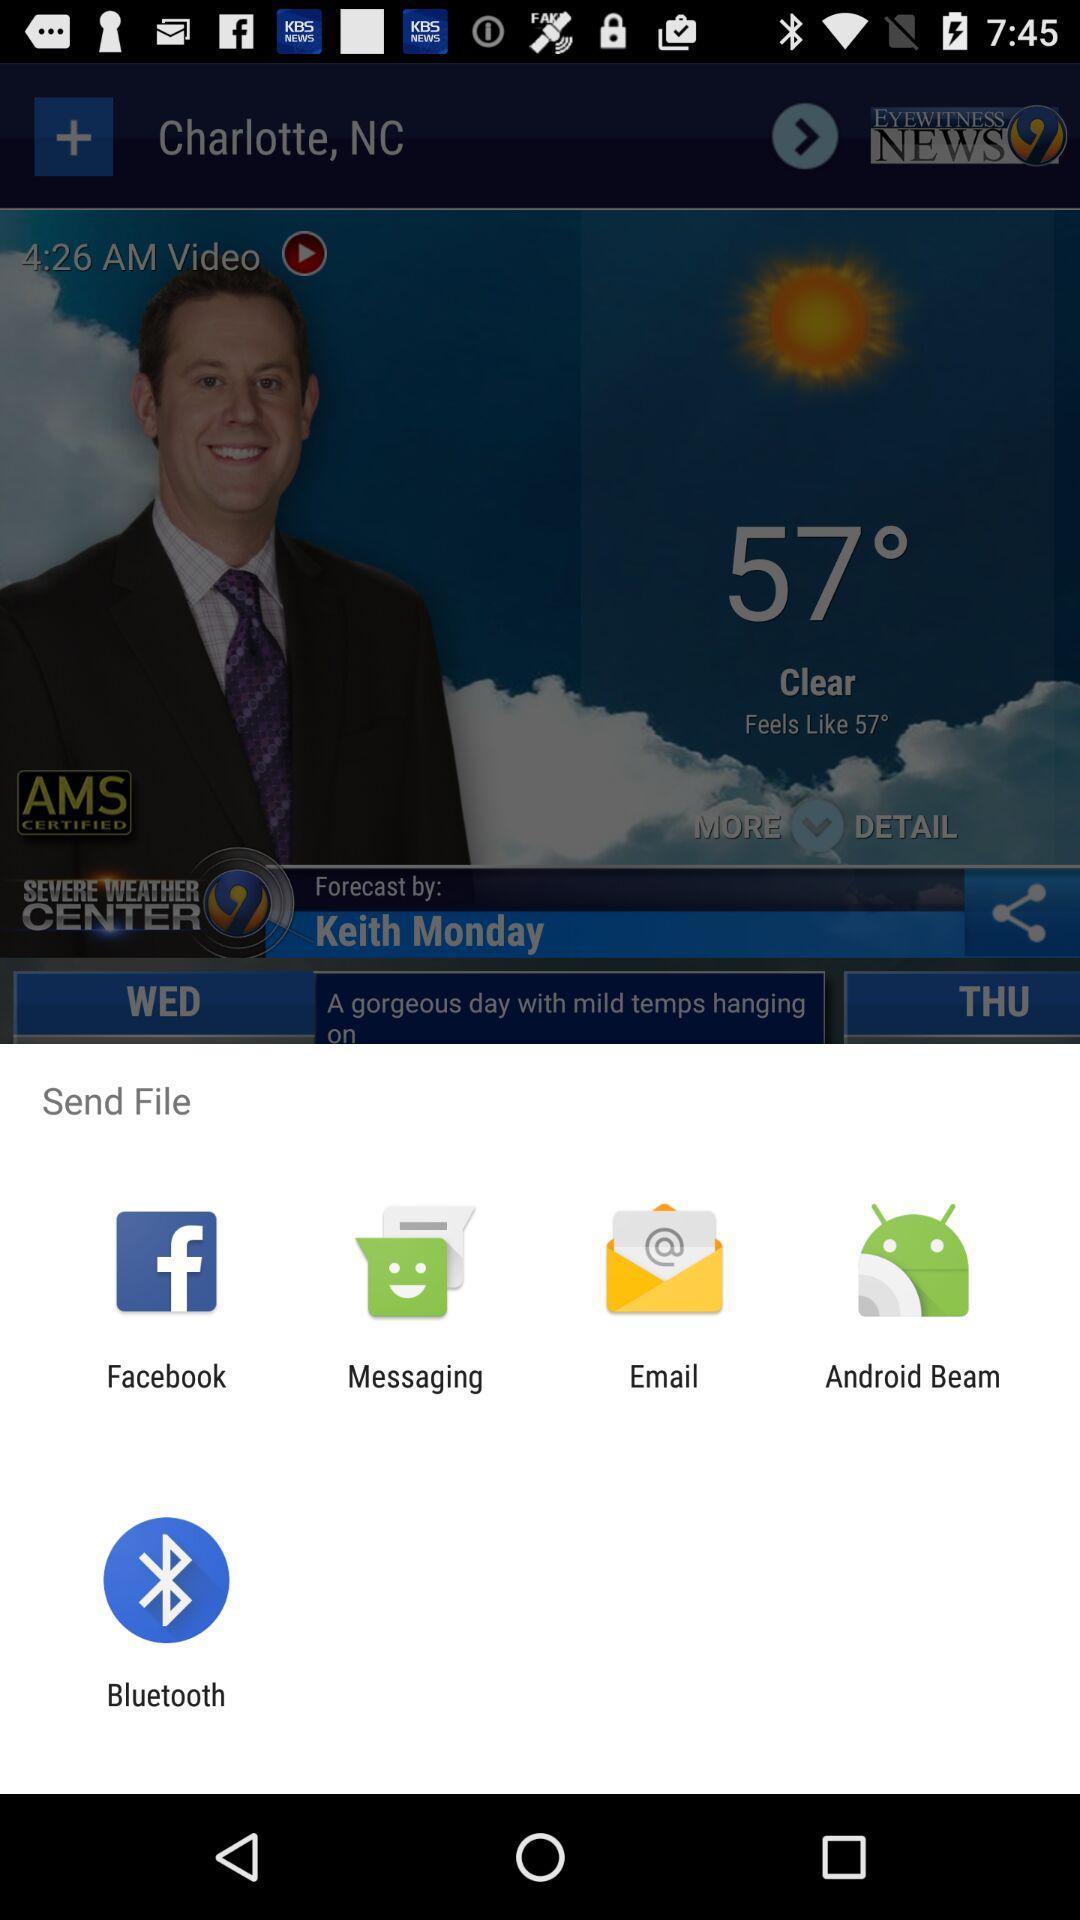  I want to click on the icon to the right of facebook, so click(414, 1392).